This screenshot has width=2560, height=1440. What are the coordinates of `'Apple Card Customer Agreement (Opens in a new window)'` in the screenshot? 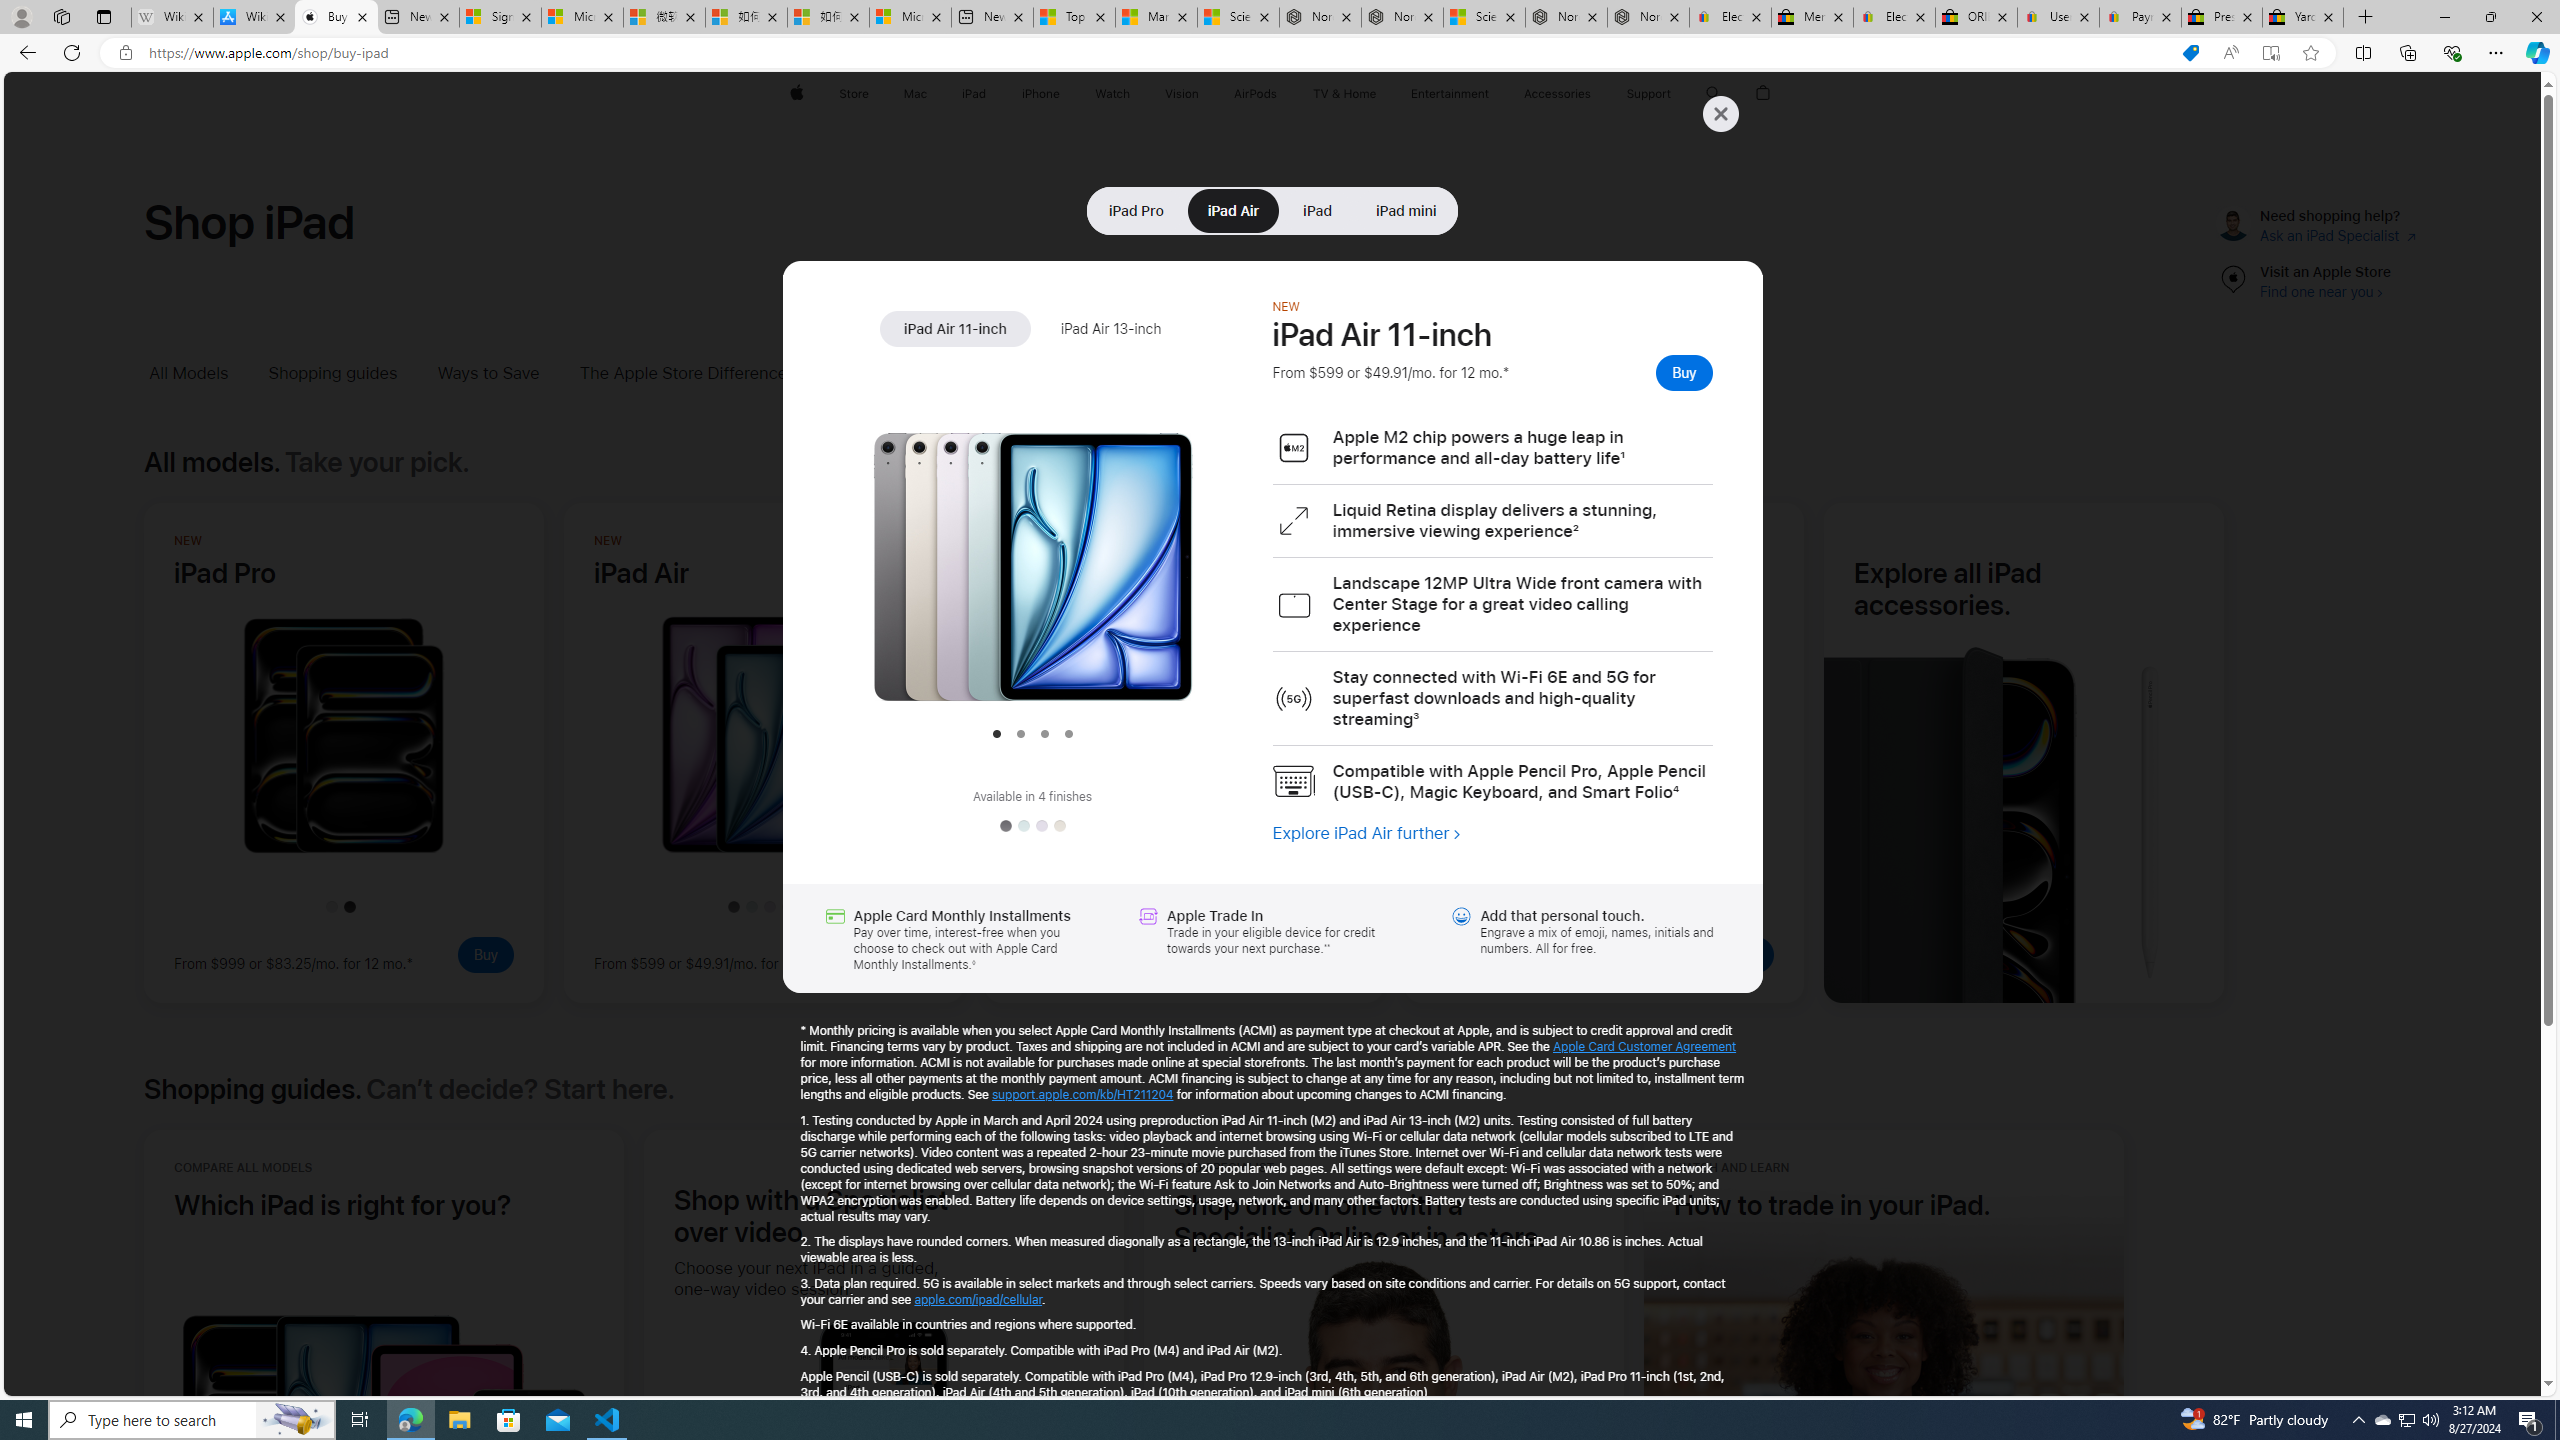 It's located at (1646, 1045).